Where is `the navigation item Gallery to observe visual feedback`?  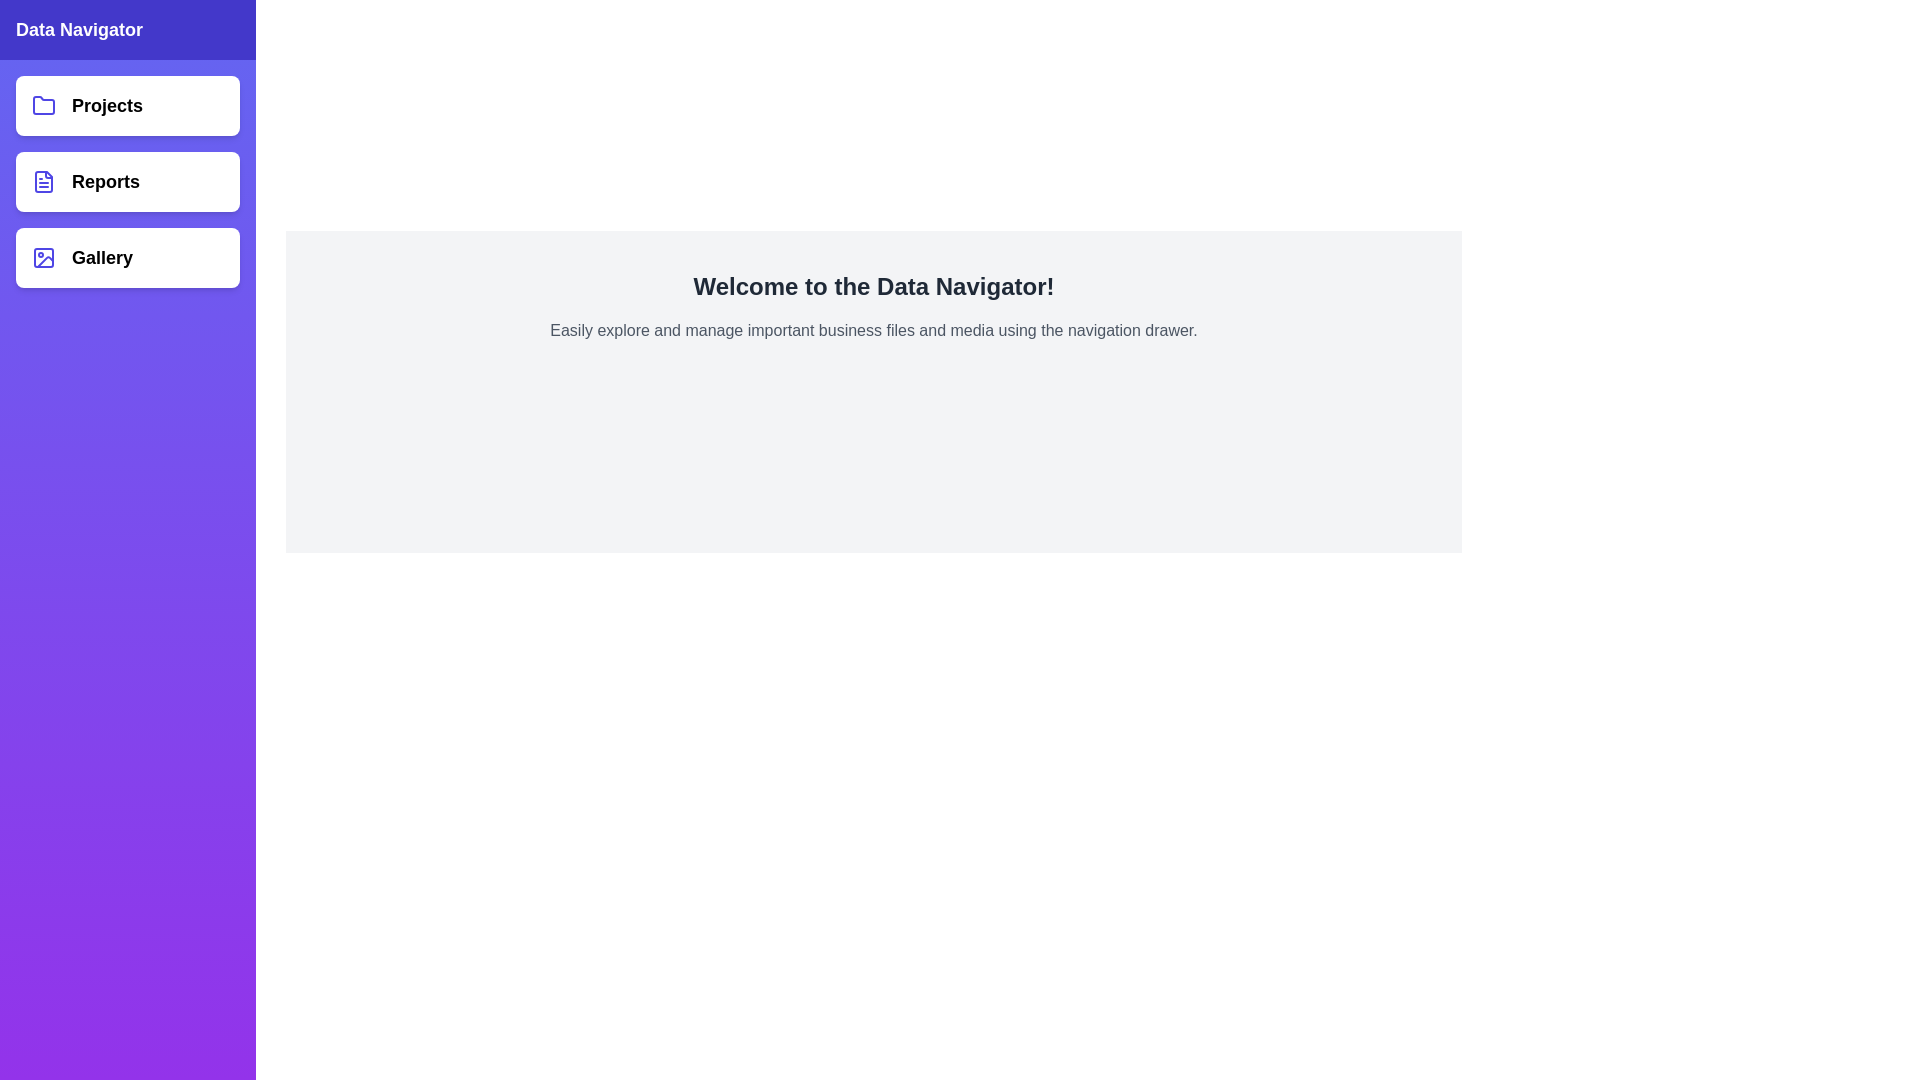
the navigation item Gallery to observe visual feedback is located at coordinates (127, 257).